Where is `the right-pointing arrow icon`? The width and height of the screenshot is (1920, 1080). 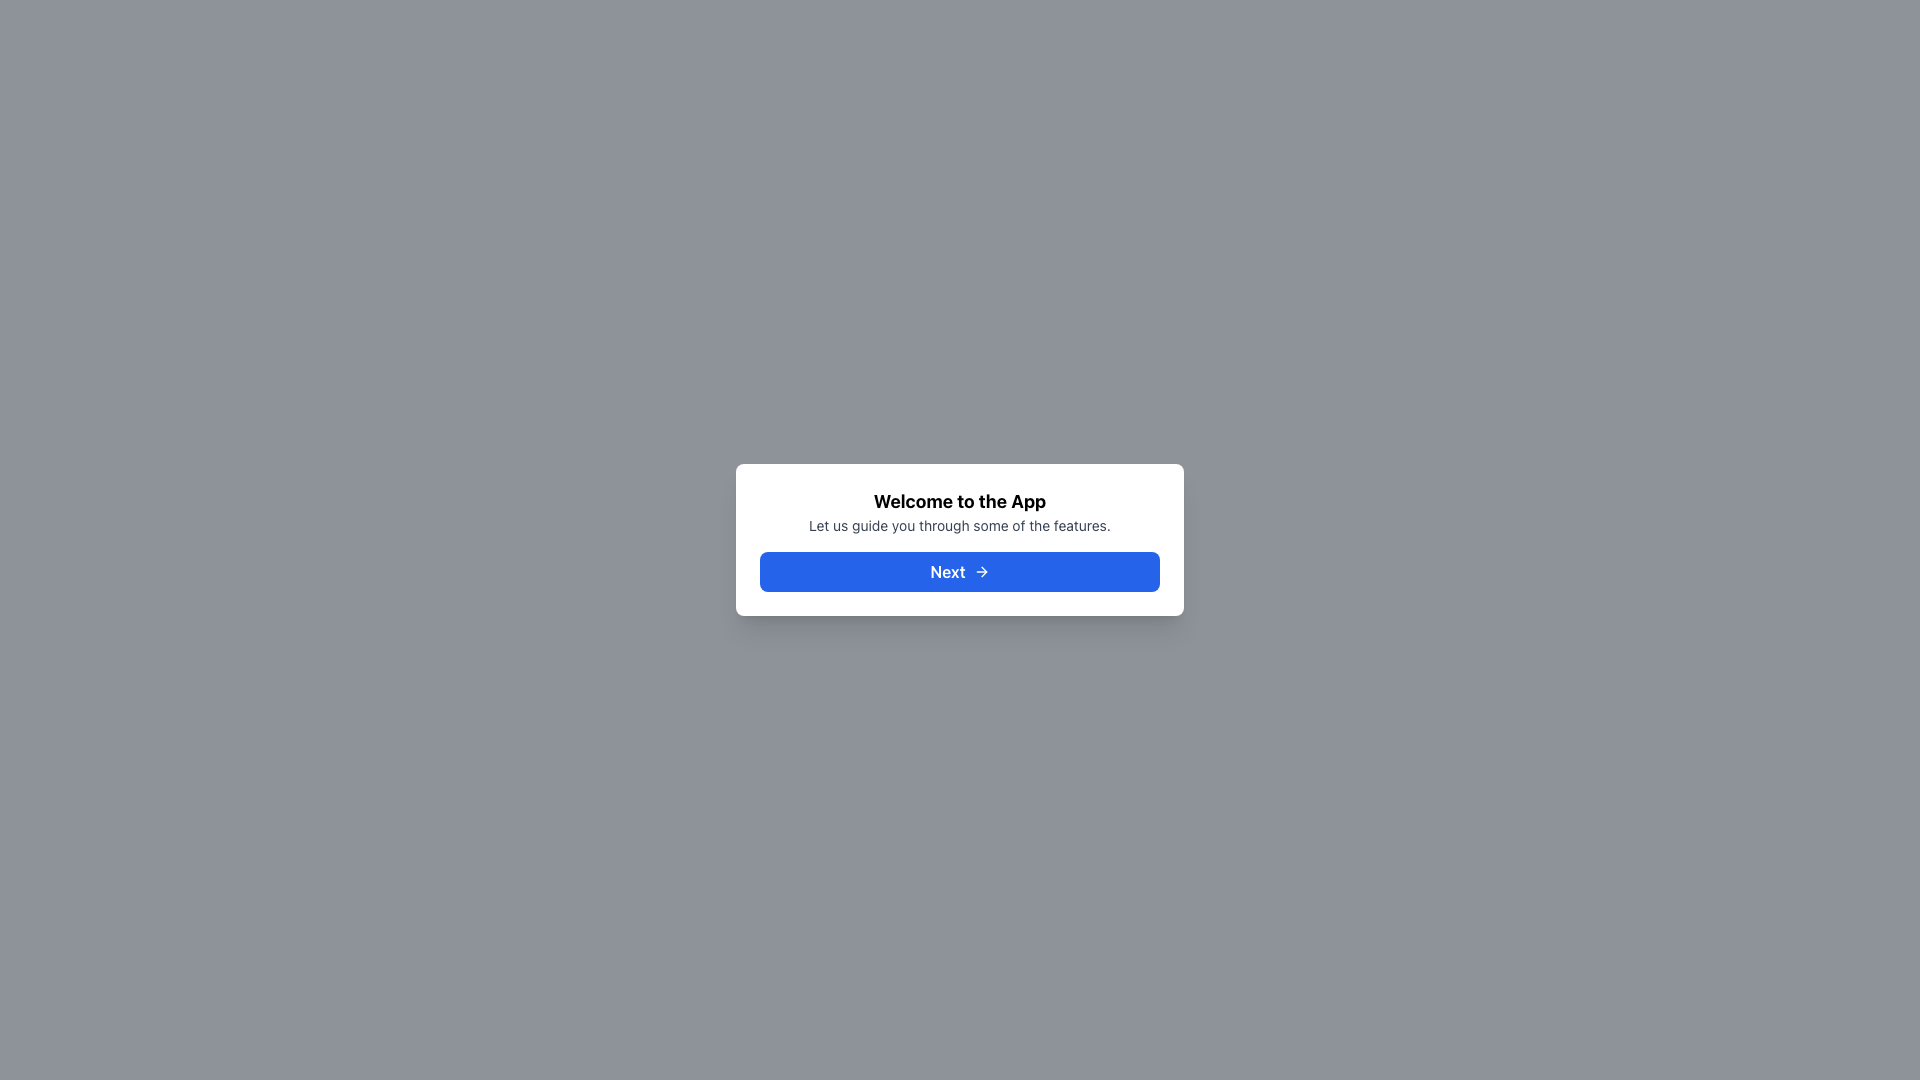 the right-pointing arrow icon is located at coordinates (983, 571).